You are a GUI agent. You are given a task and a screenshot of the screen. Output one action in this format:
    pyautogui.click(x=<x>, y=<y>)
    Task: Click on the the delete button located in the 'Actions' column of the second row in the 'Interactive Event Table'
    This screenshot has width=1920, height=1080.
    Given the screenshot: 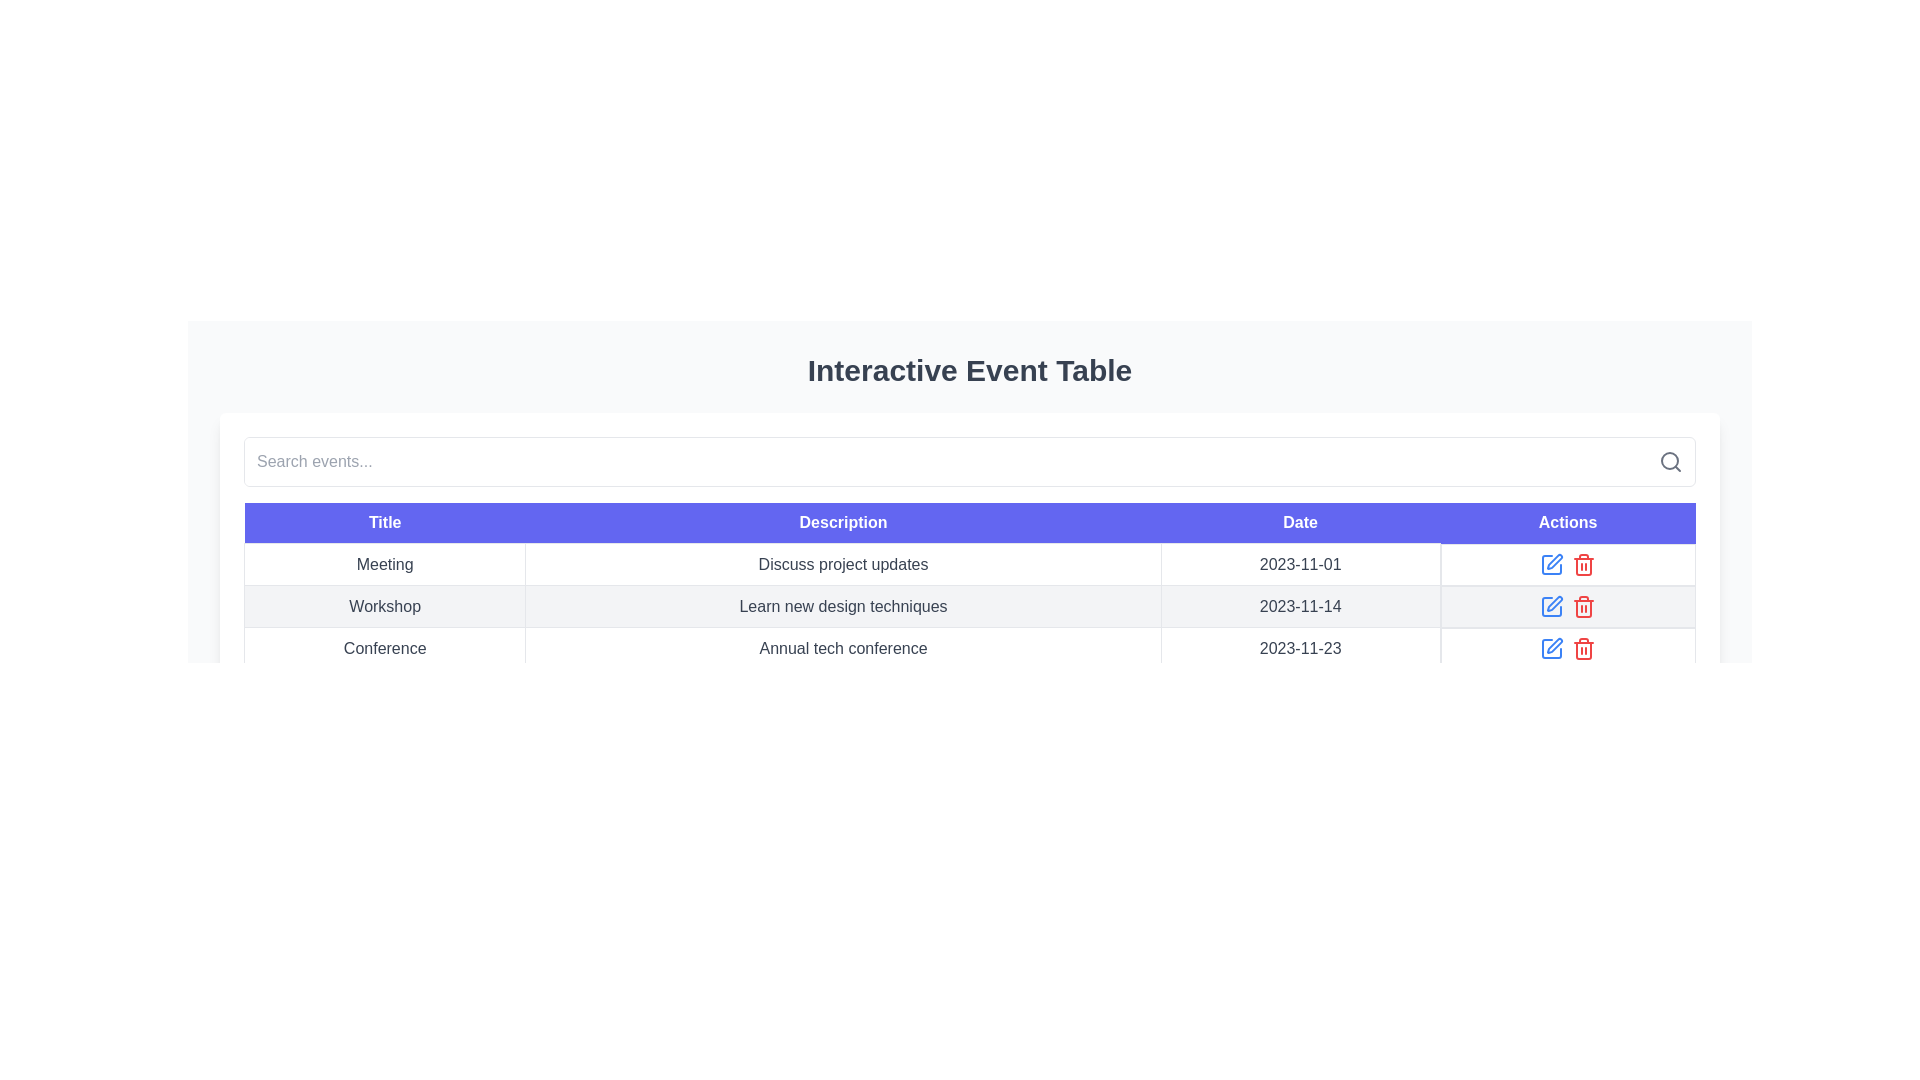 What is the action you would take?
    pyautogui.click(x=1583, y=605)
    